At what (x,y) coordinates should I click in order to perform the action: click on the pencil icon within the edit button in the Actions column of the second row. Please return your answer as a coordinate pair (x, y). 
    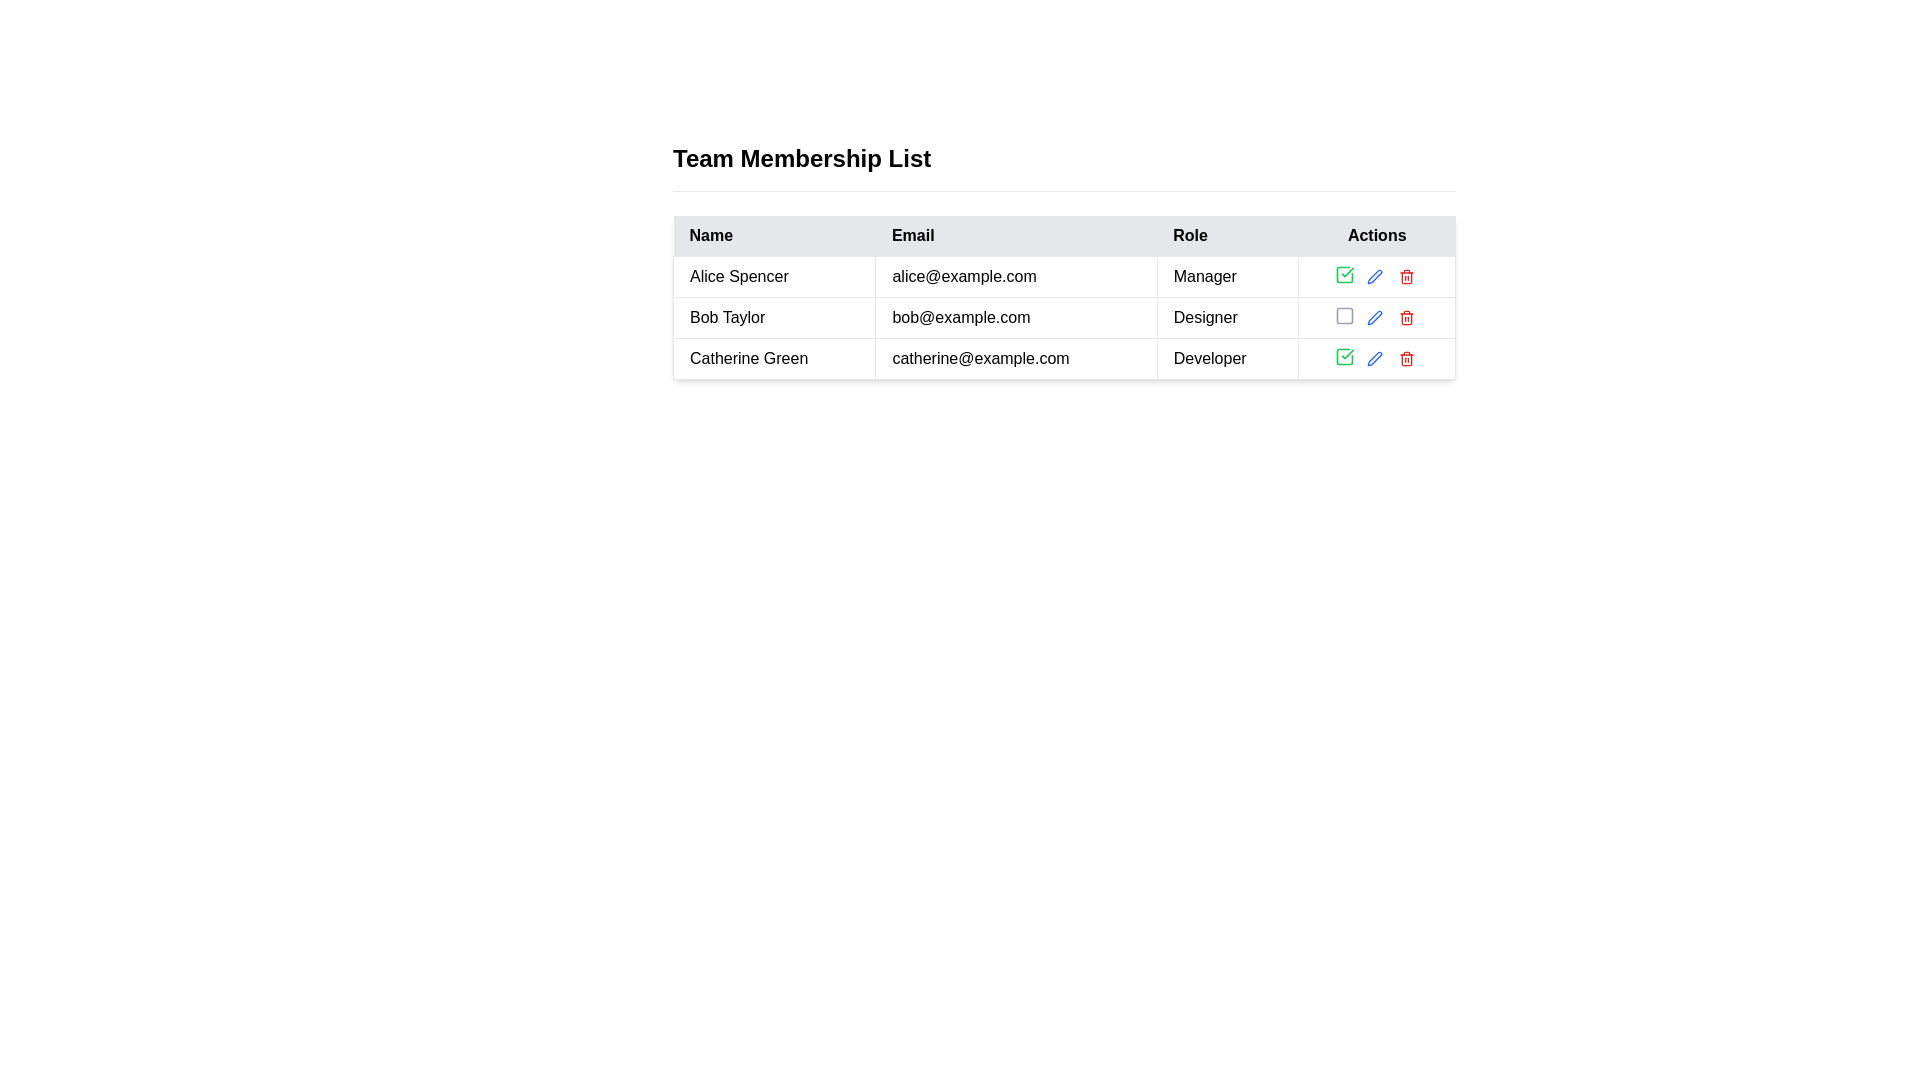
    Looking at the image, I should click on (1373, 277).